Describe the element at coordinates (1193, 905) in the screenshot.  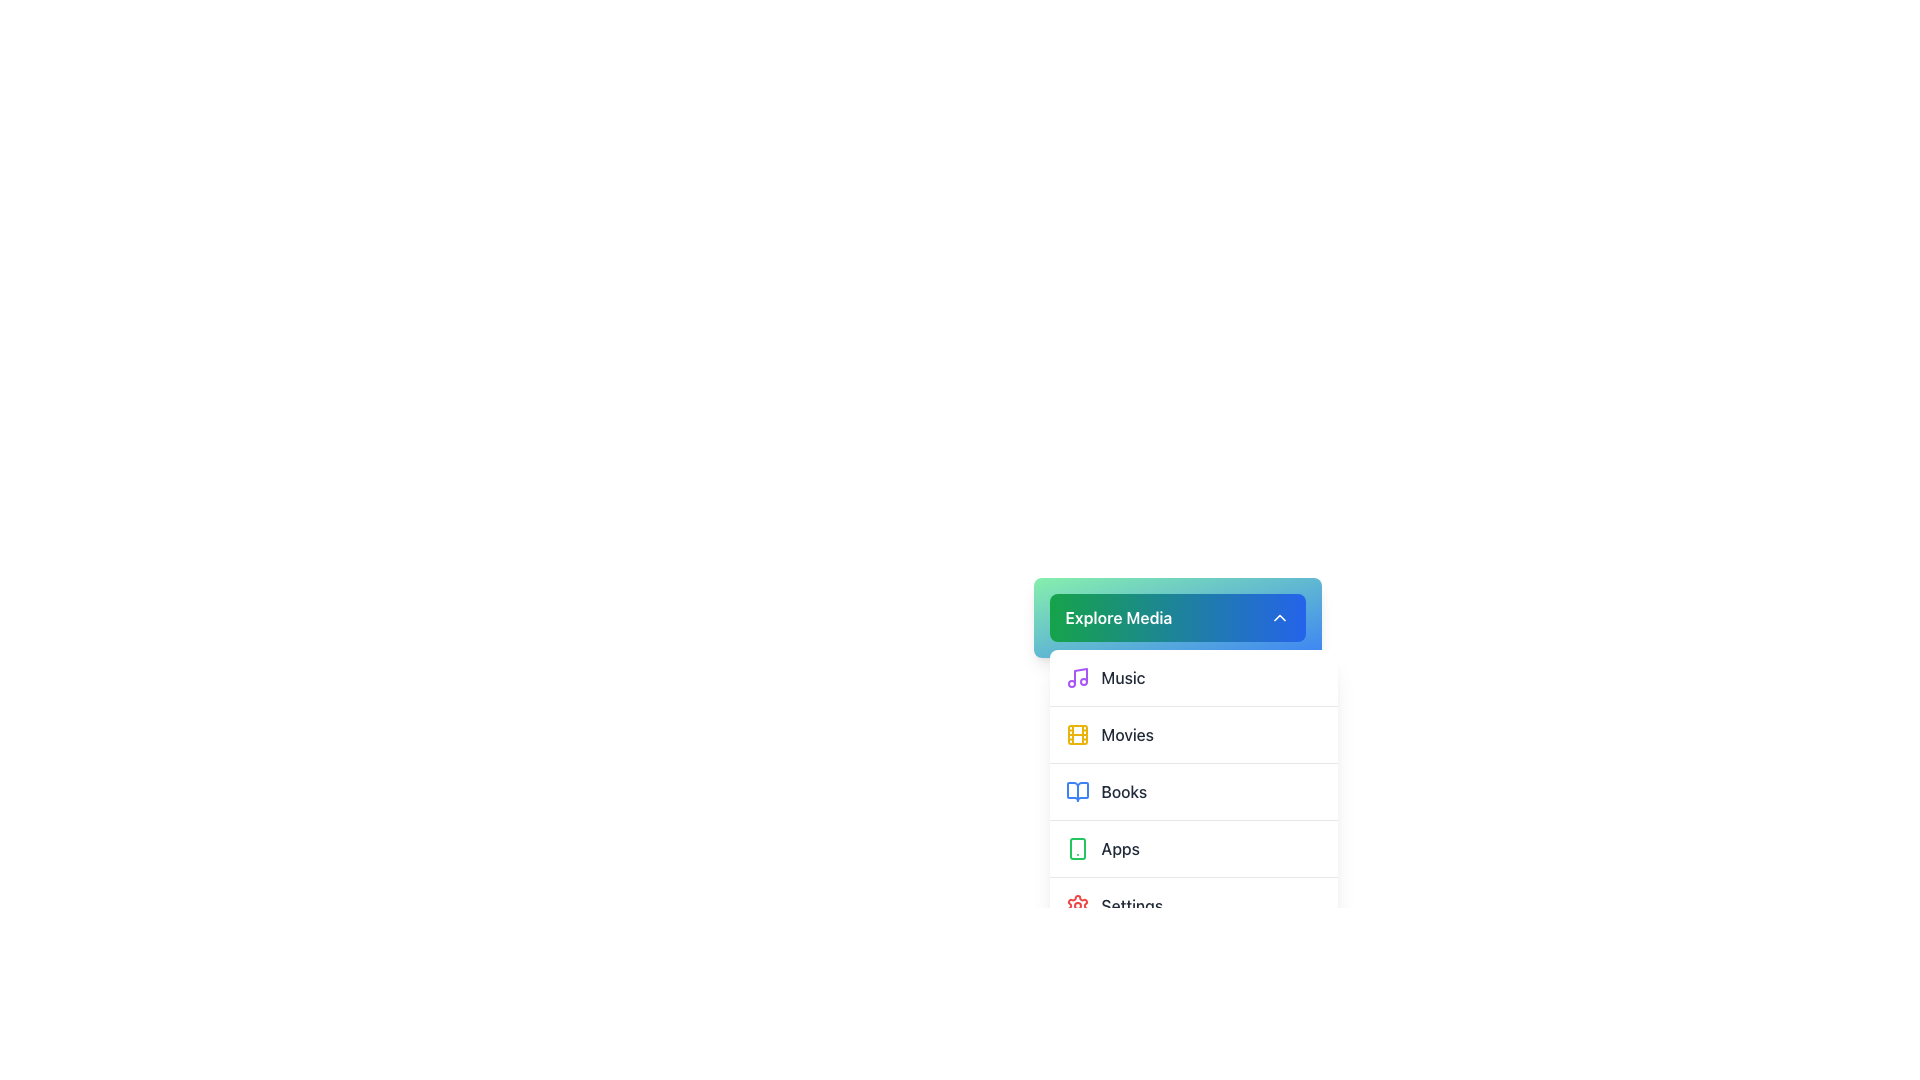
I see `the 'Settings' button in the dropdown menu, which features a red gear icon and the text 'Settings' in black, positioned below the 'Apps' item` at that location.